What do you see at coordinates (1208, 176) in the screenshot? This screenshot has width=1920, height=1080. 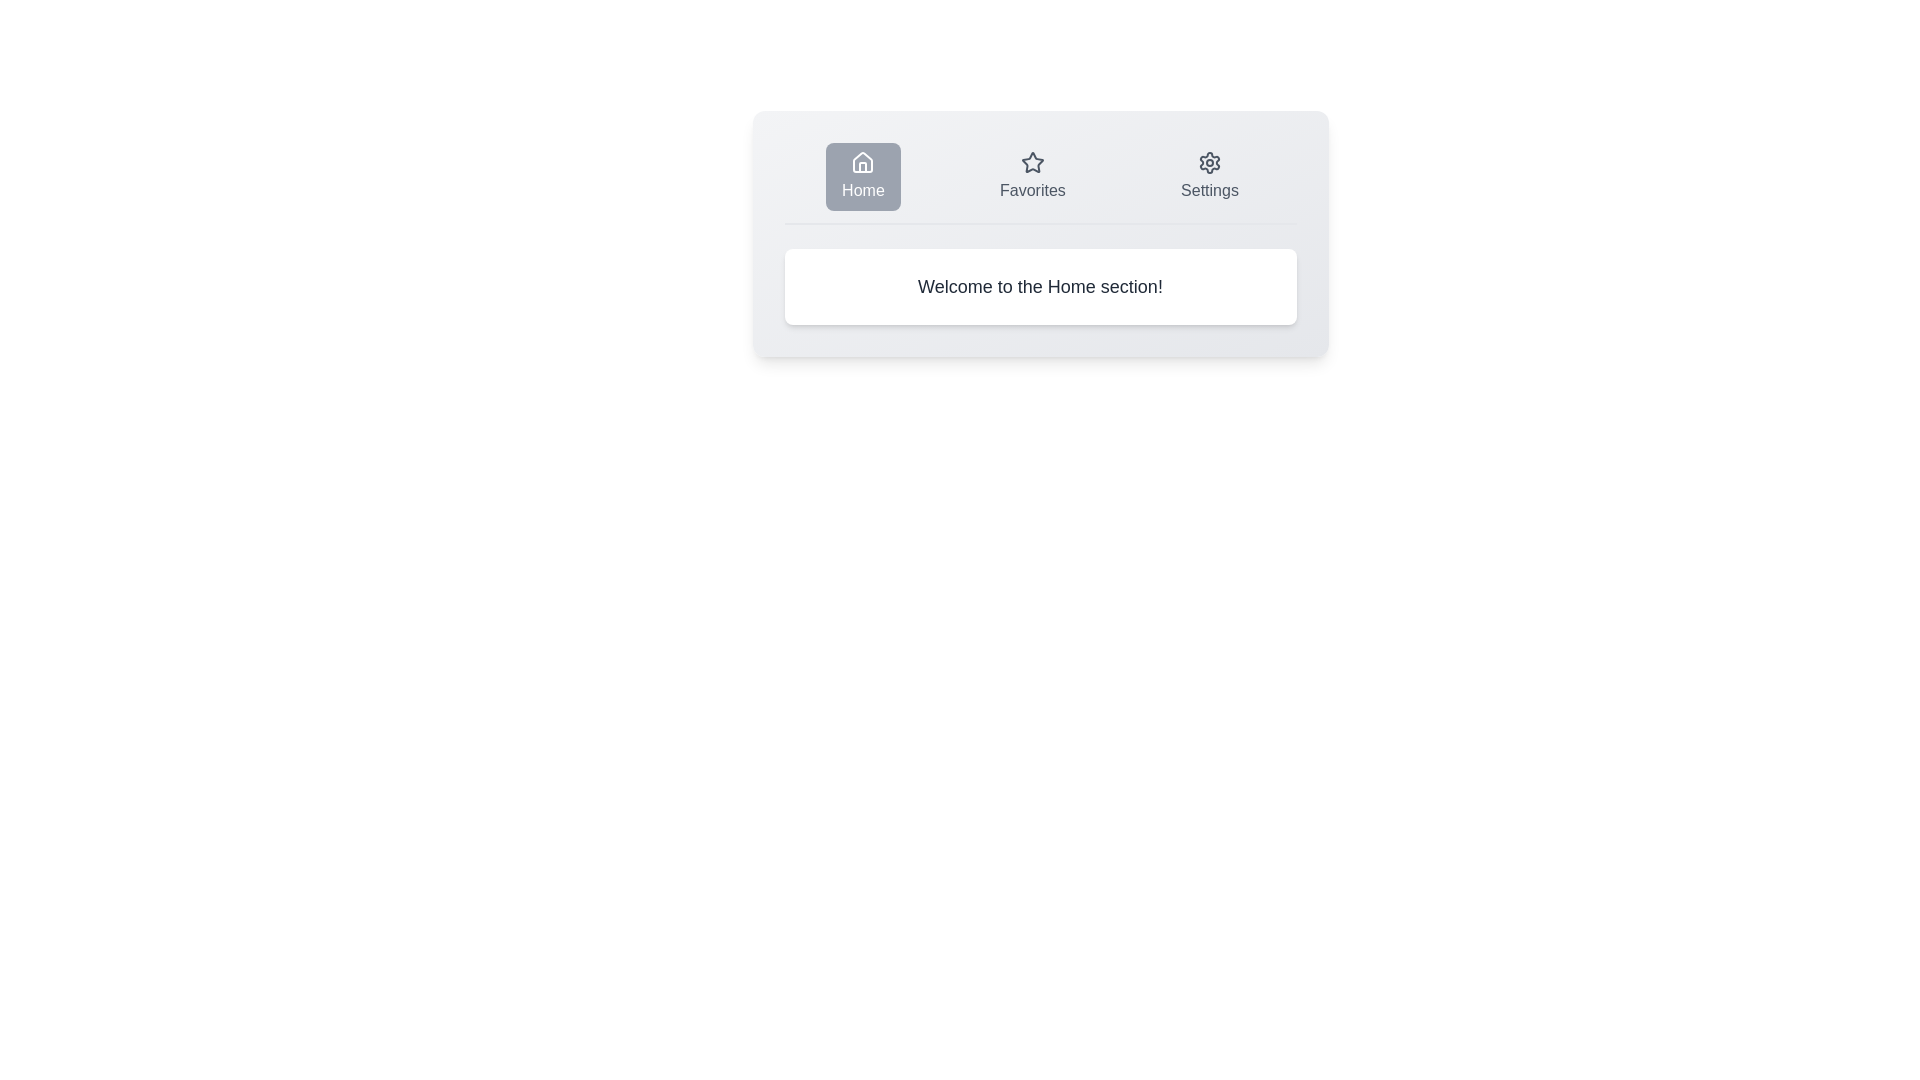 I see `the Settings tab` at bounding box center [1208, 176].